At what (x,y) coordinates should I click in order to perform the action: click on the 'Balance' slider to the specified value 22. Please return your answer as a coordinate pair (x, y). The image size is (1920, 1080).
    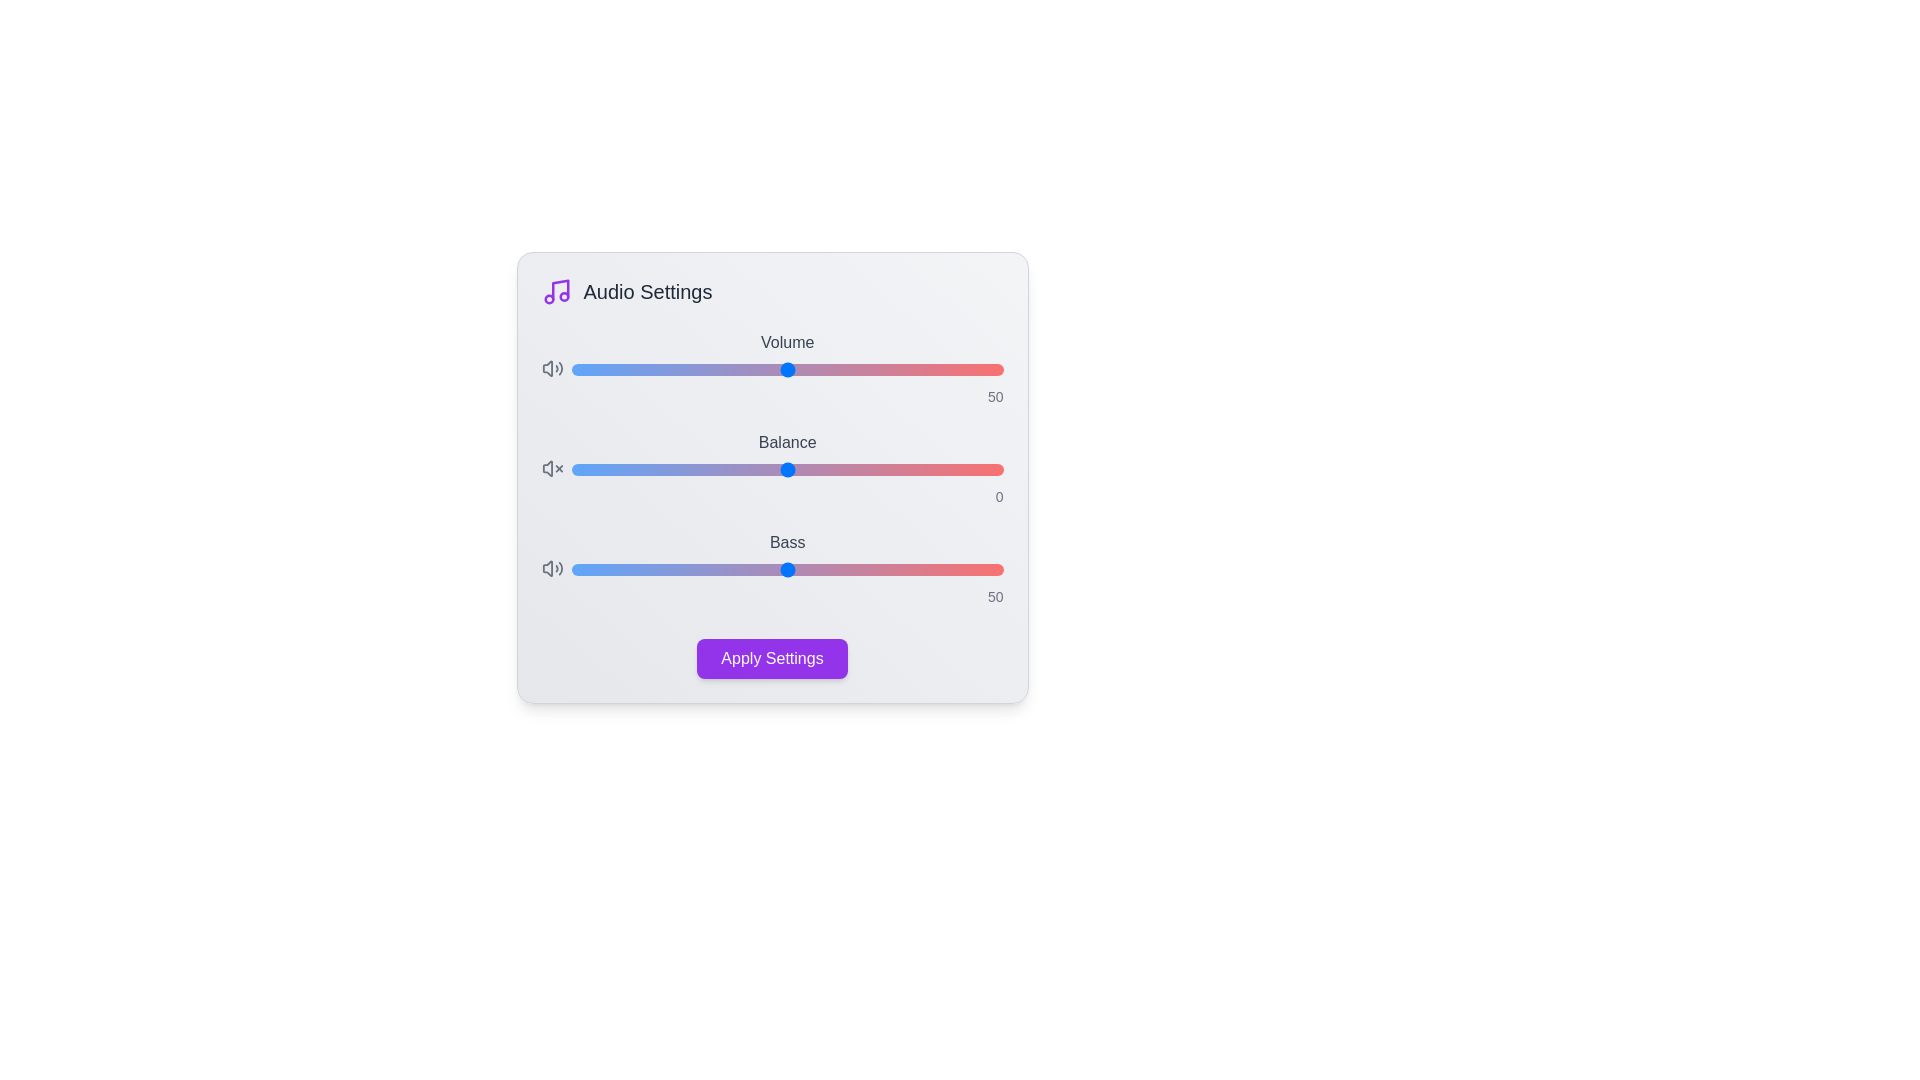
    Looking at the image, I should click on (881, 470).